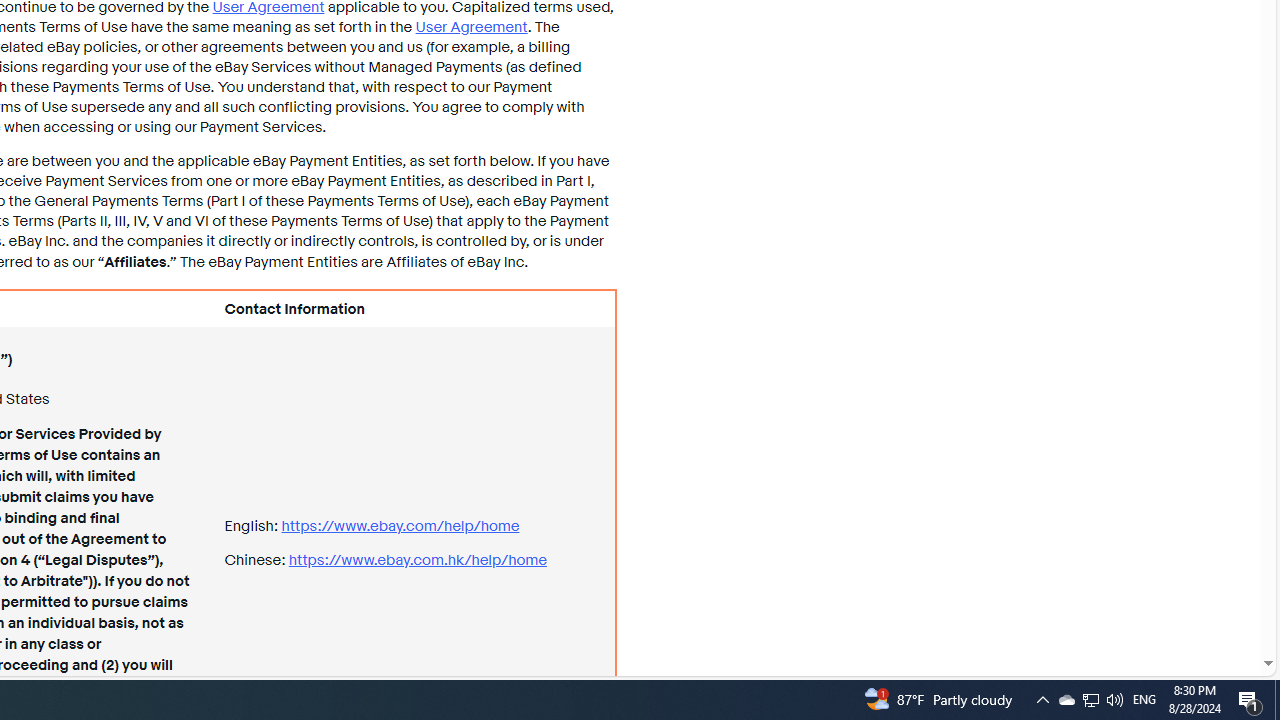 The height and width of the screenshot is (720, 1280). I want to click on 'https://www.ebay.com/ help/home', so click(400, 524).